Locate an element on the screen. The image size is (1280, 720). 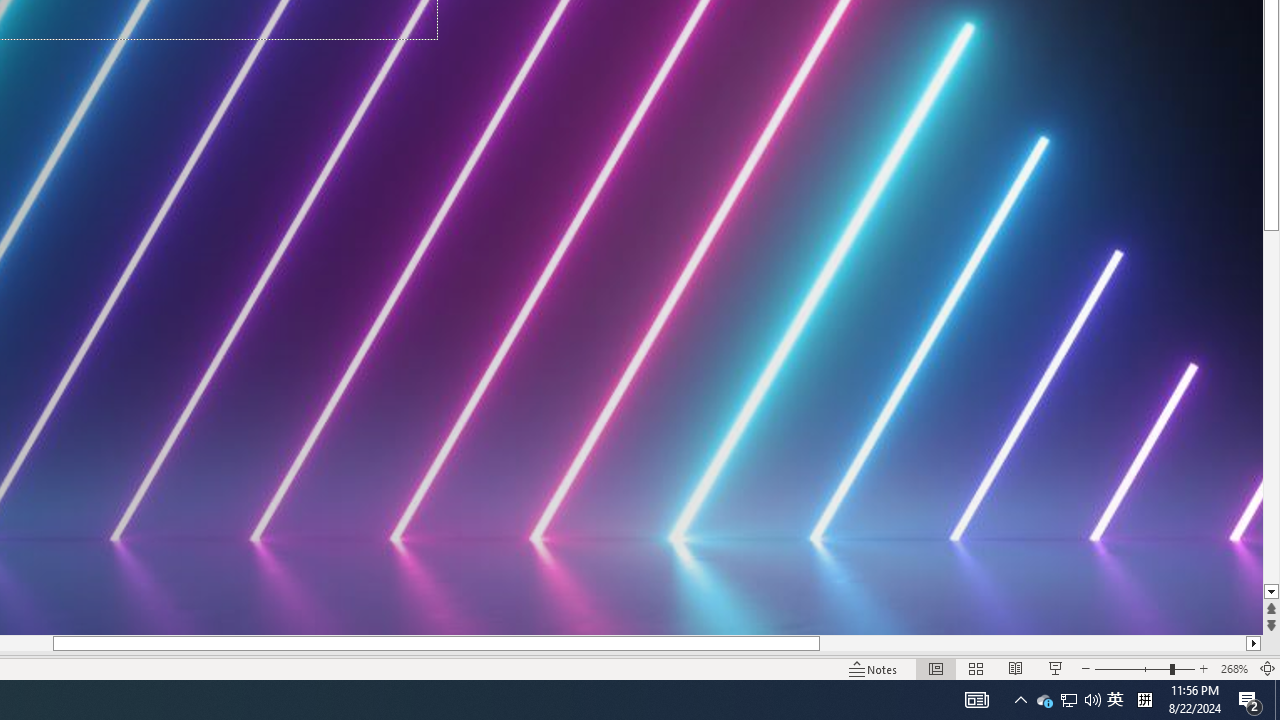
'Zoom 268%' is located at coordinates (1233, 669).